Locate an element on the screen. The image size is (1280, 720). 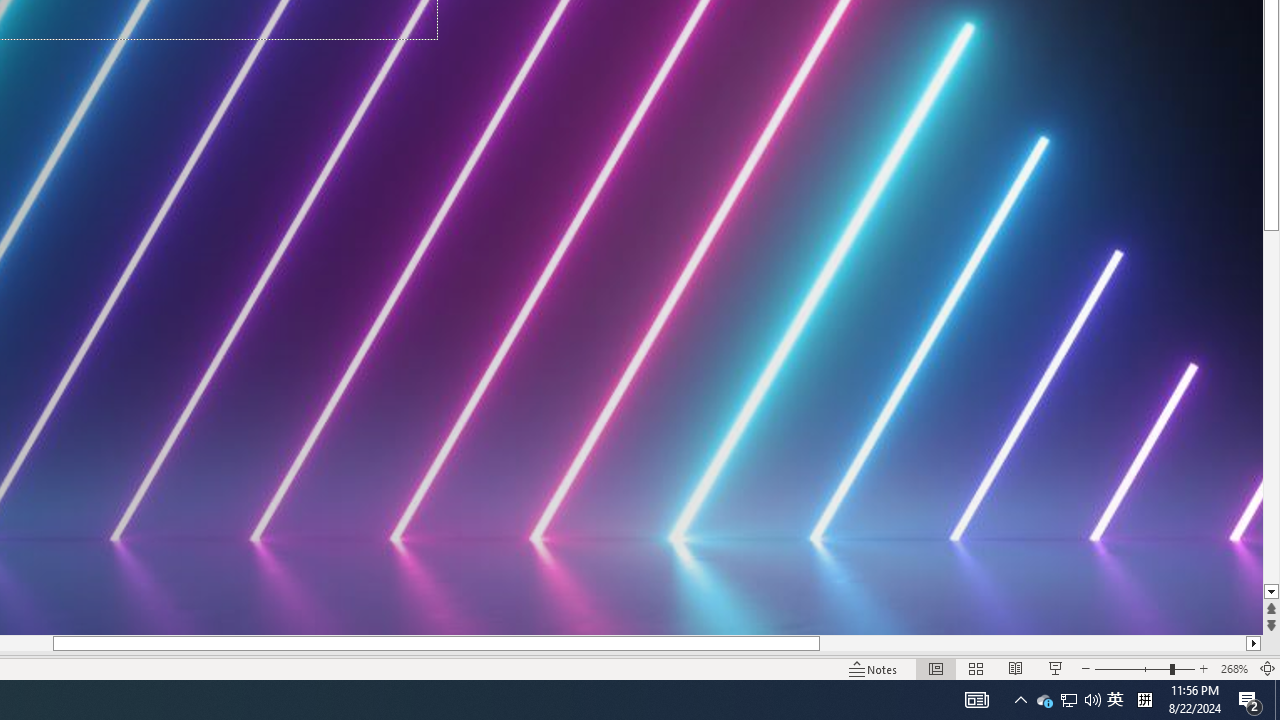
'Zoom 268%' is located at coordinates (1233, 669).